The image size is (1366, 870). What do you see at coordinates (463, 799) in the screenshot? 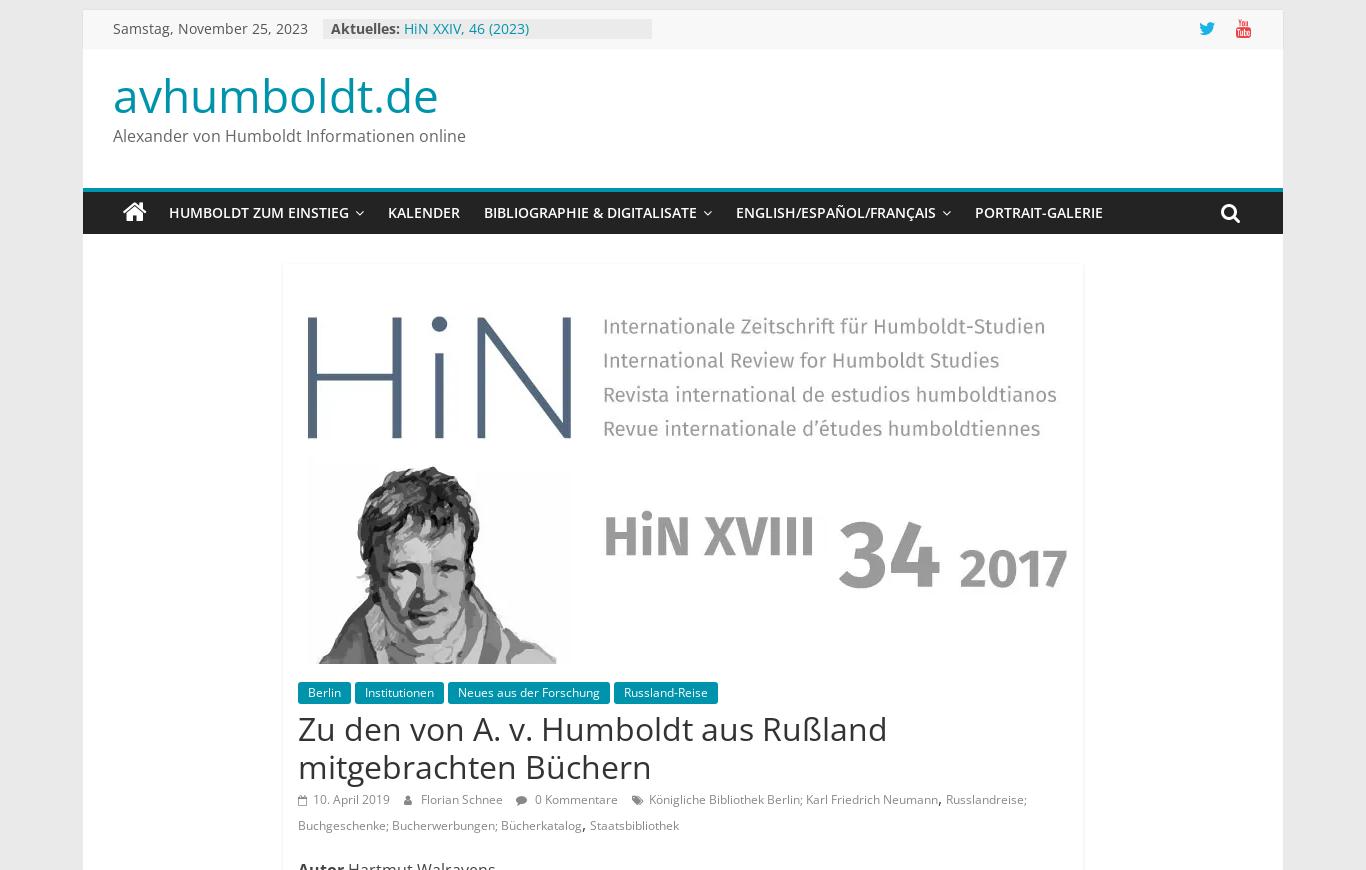
I see `'Florian Schnee'` at bounding box center [463, 799].